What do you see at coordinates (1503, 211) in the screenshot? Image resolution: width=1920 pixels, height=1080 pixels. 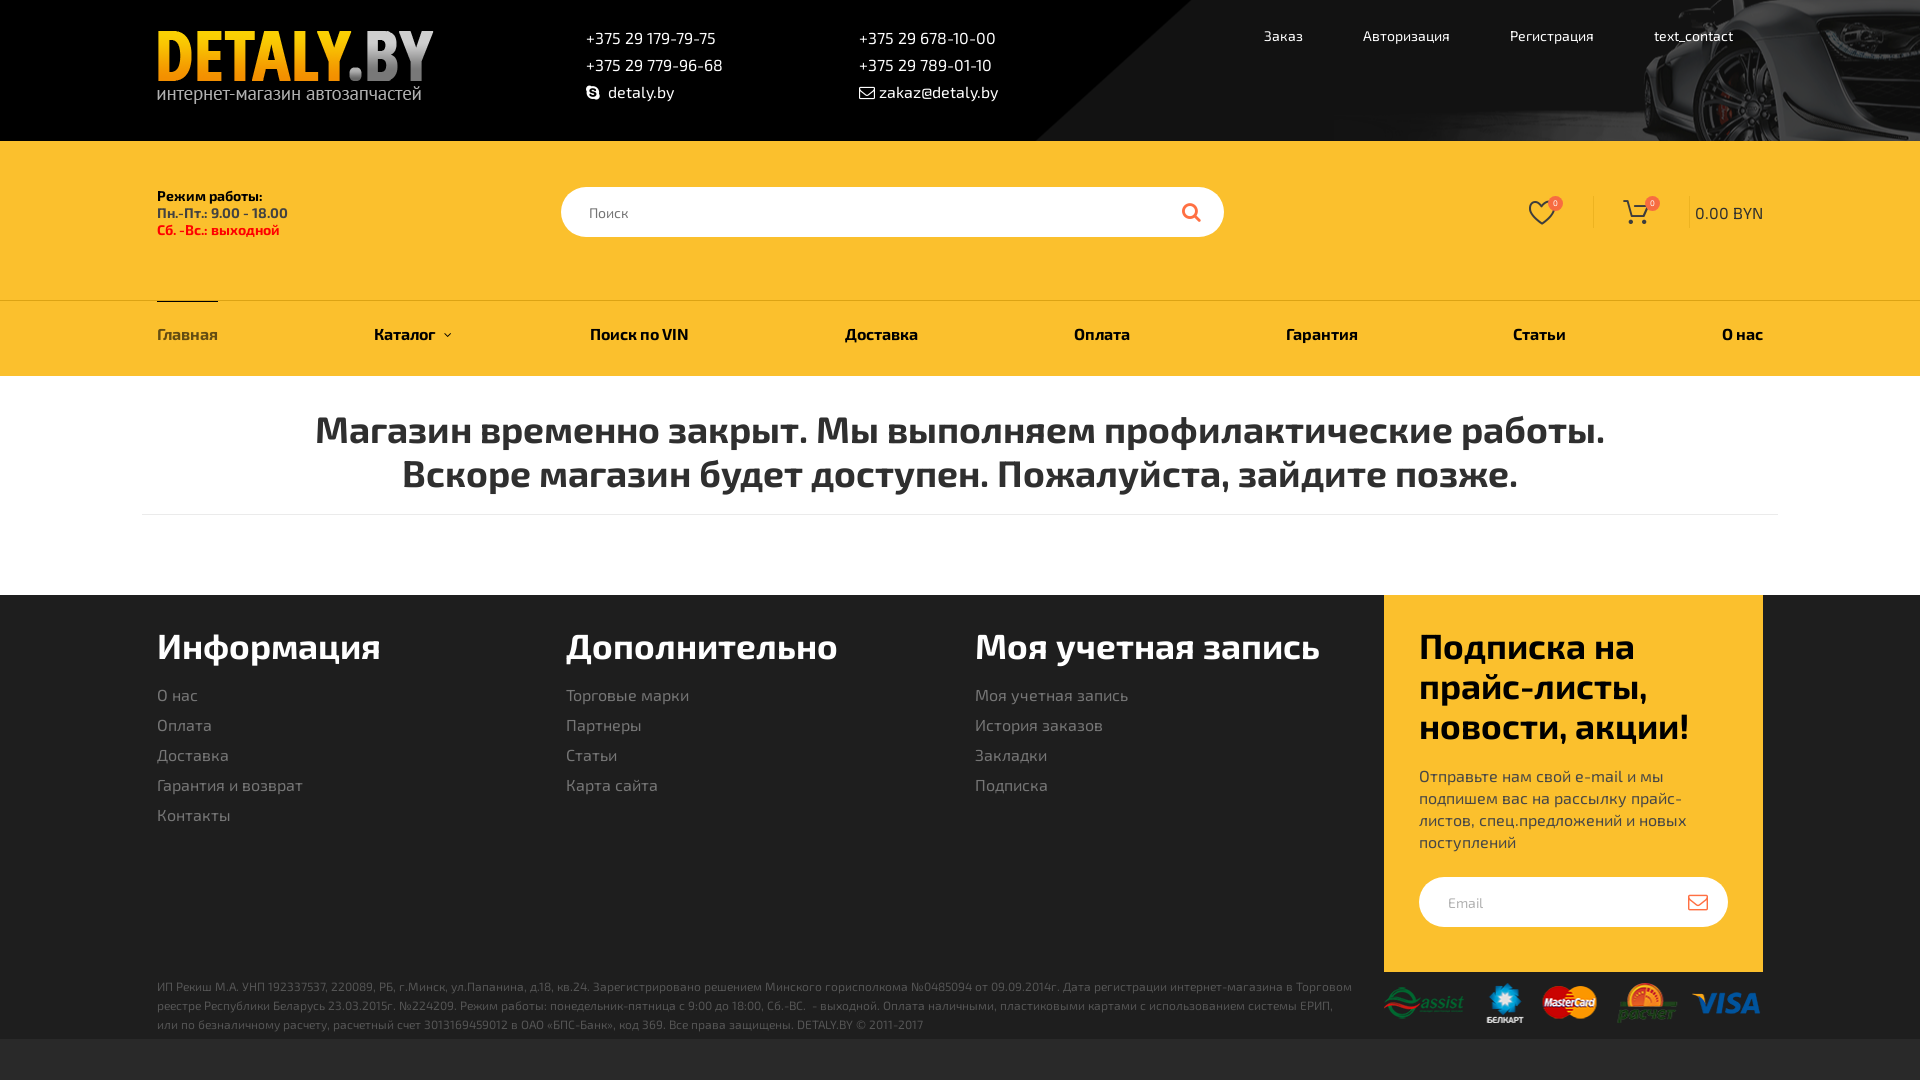 I see `'0'` at bounding box center [1503, 211].